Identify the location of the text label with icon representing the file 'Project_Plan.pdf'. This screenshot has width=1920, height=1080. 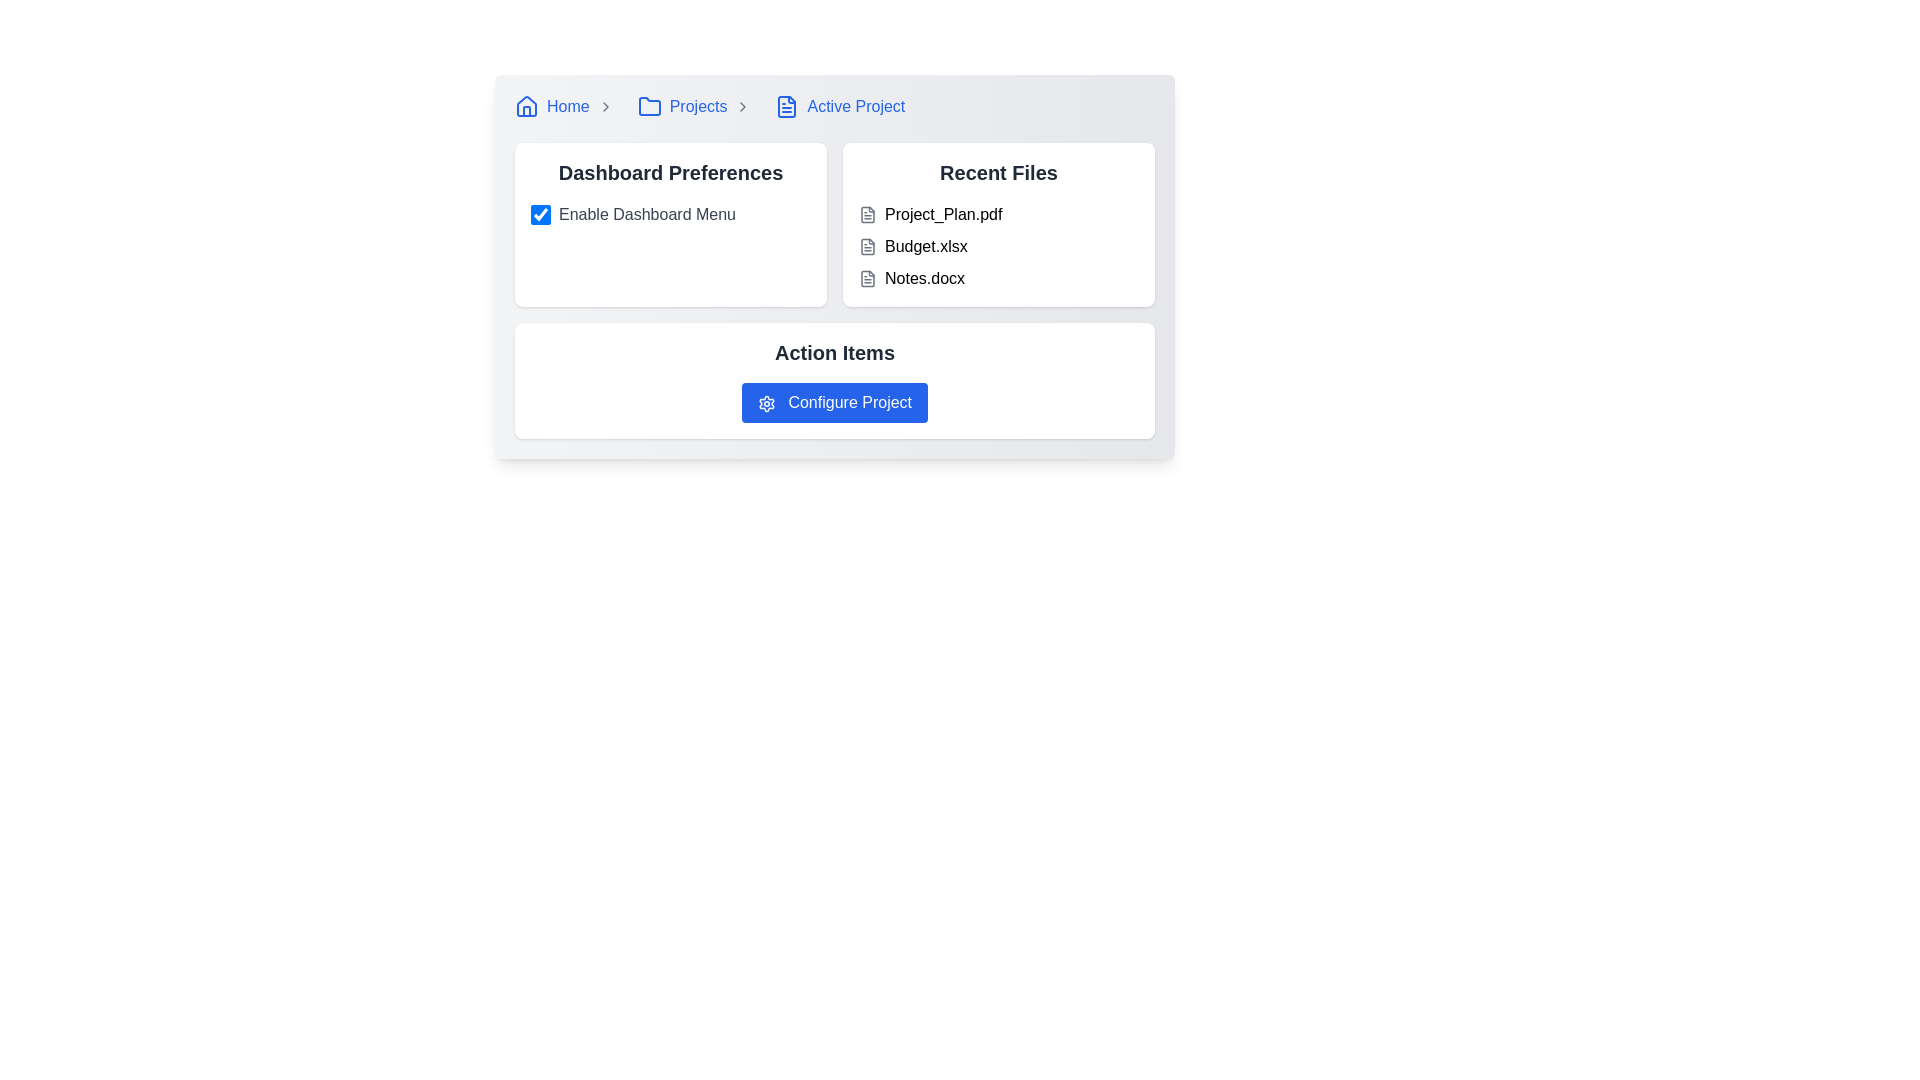
(998, 215).